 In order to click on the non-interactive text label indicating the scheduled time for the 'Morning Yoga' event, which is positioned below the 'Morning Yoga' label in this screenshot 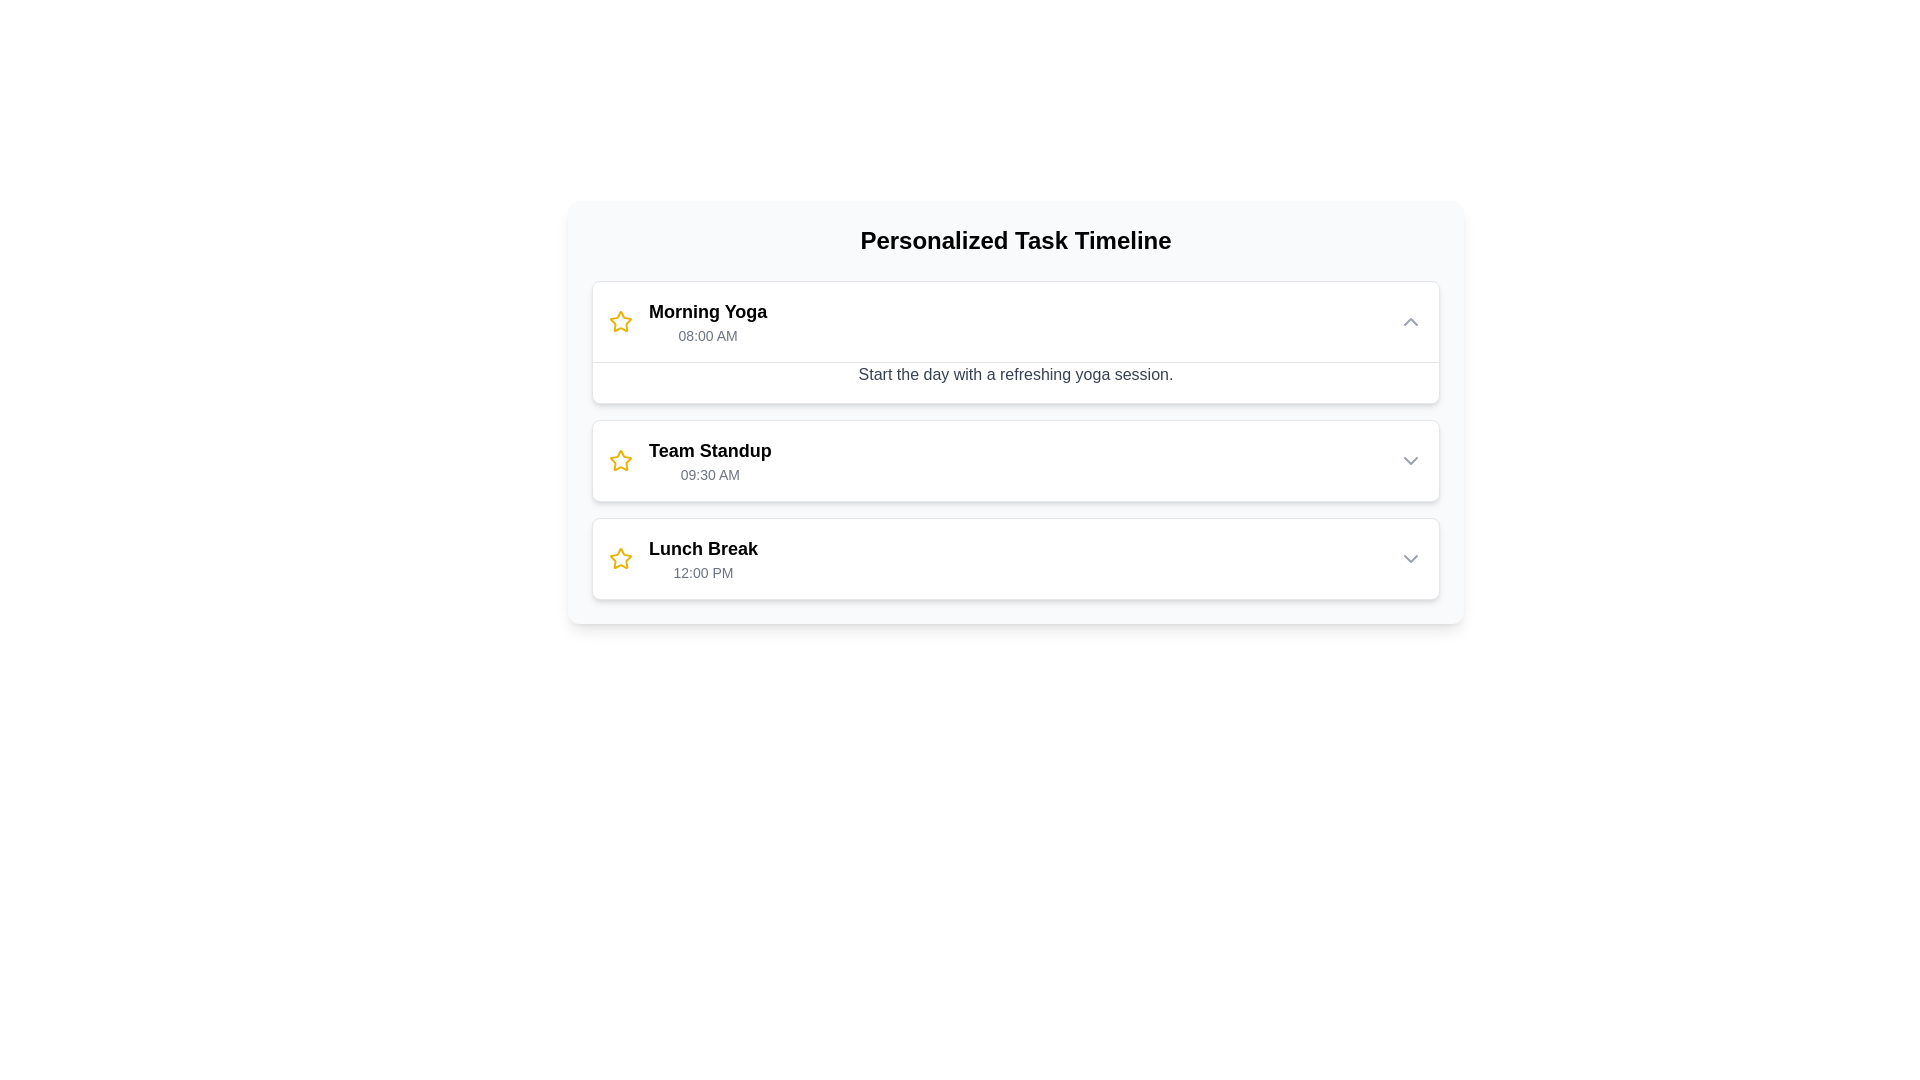, I will do `click(708, 334)`.